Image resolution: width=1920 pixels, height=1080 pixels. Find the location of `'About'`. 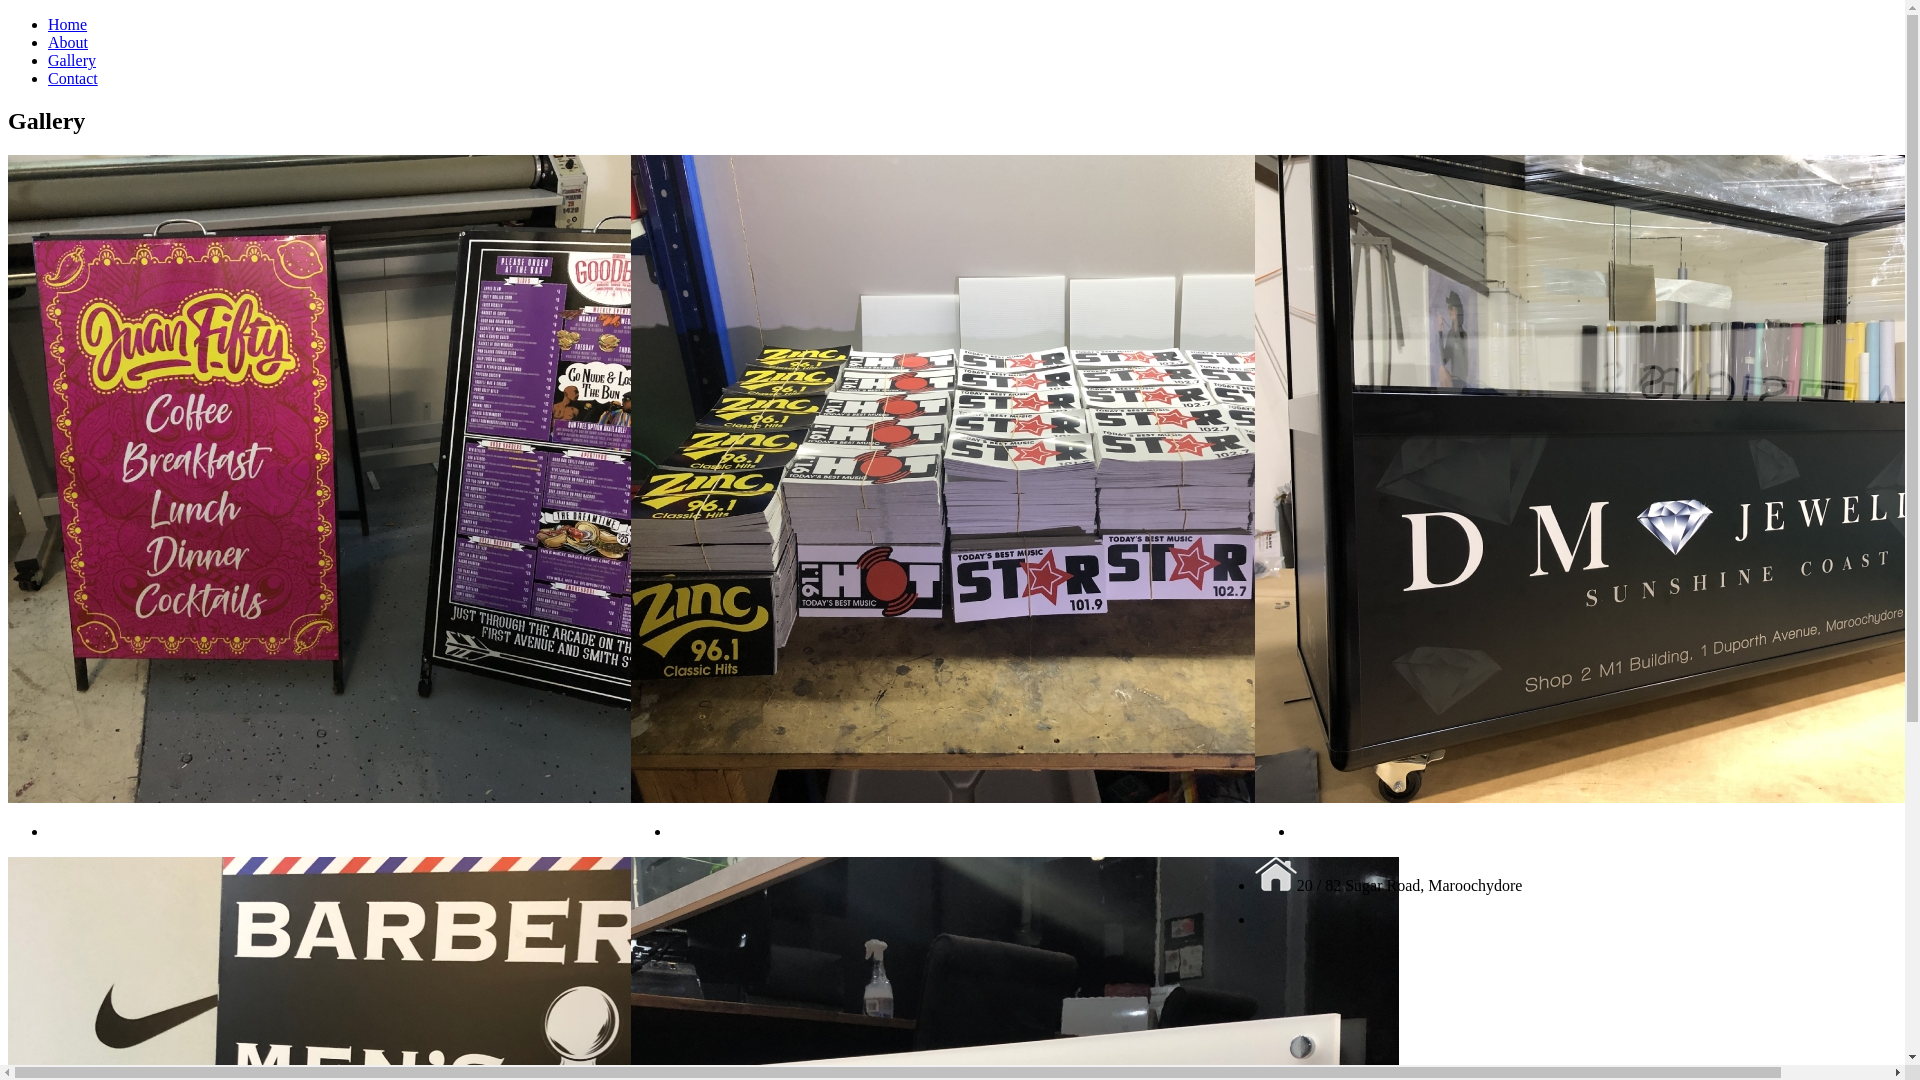

'About' is located at coordinates (67, 42).